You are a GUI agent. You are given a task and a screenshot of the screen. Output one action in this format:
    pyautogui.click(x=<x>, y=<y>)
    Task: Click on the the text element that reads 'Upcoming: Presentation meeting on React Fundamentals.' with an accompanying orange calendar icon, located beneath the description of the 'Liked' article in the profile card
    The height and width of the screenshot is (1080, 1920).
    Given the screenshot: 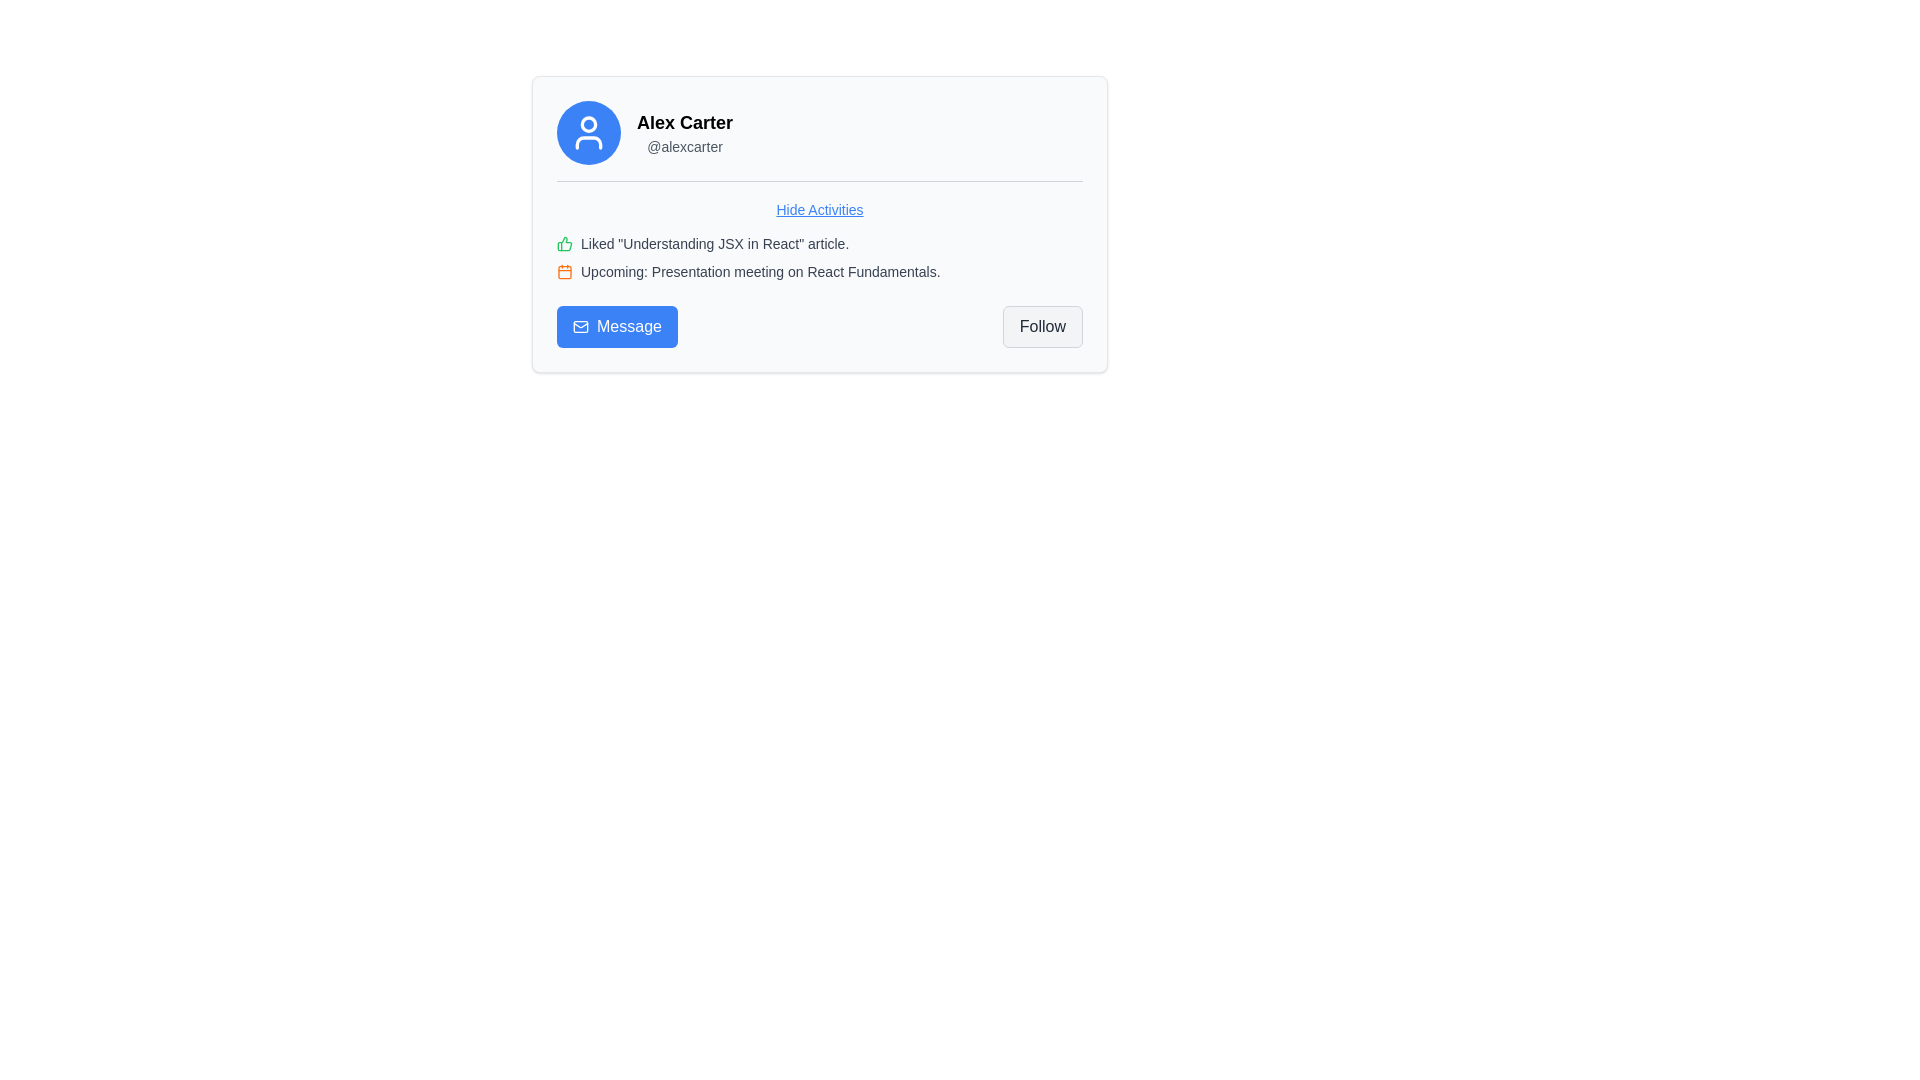 What is the action you would take?
    pyautogui.click(x=820, y=272)
    